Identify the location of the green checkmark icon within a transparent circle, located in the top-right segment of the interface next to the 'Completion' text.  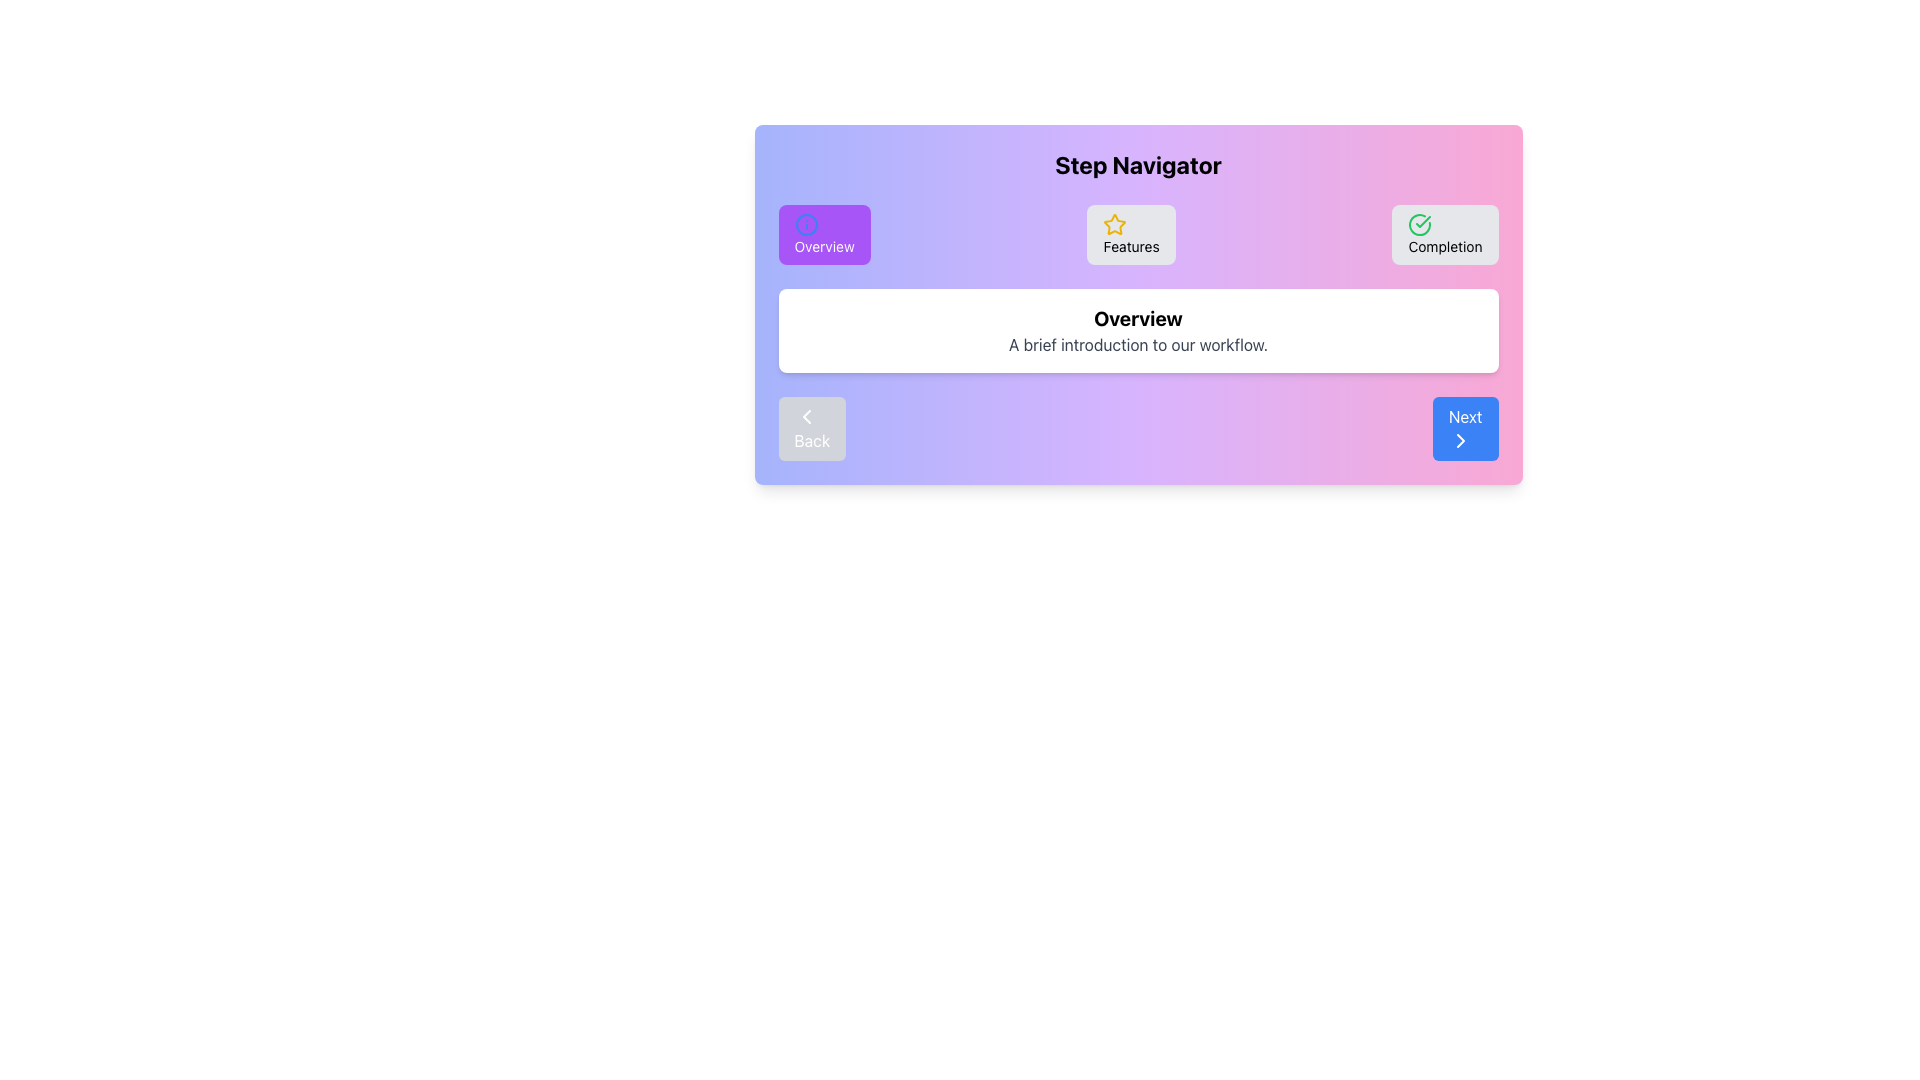
(1419, 224).